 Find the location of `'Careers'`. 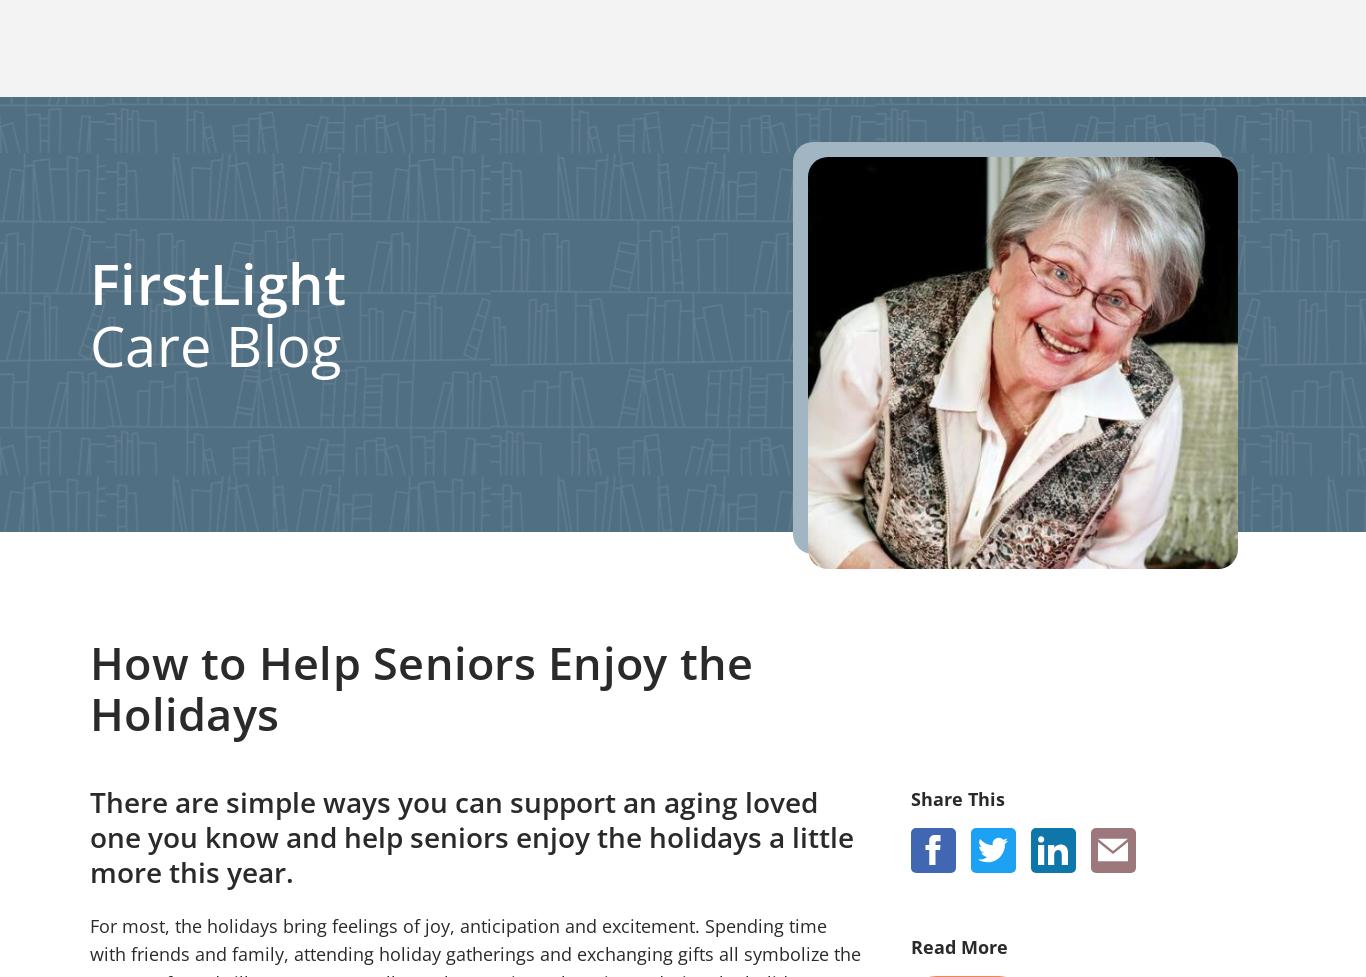

'Careers' is located at coordinates (760, 46).